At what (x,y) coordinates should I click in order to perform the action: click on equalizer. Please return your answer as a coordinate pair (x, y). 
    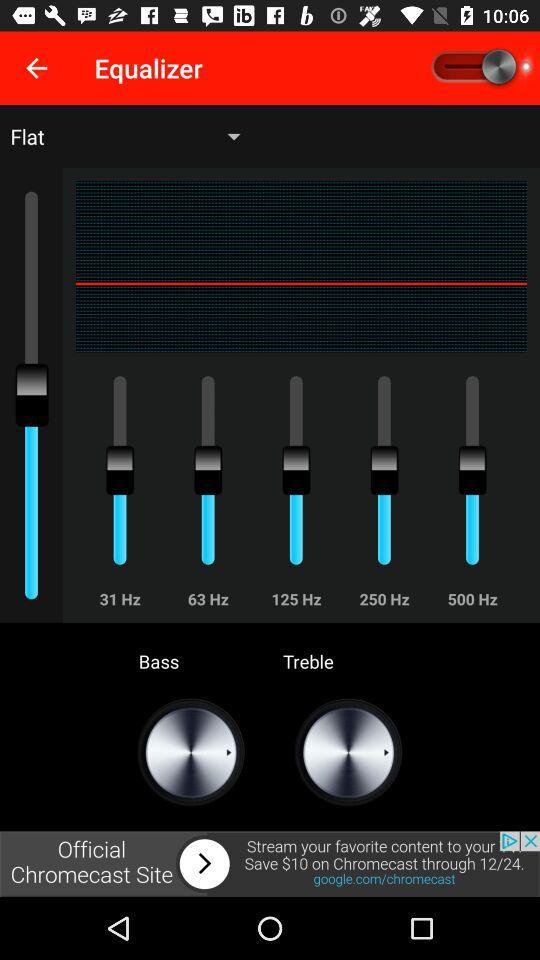
    Looking at the image, I should click on (479, 68).